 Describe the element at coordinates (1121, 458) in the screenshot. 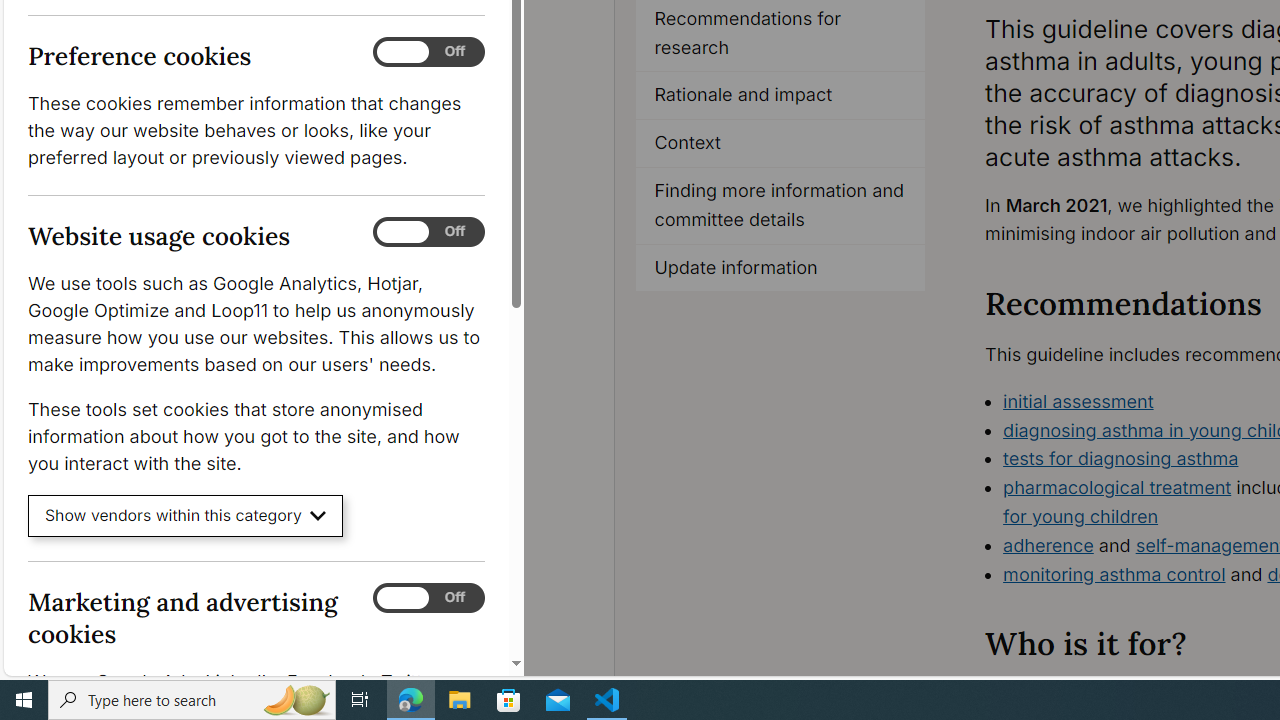

I see `'tests for diagnosing asthma'` at that location.